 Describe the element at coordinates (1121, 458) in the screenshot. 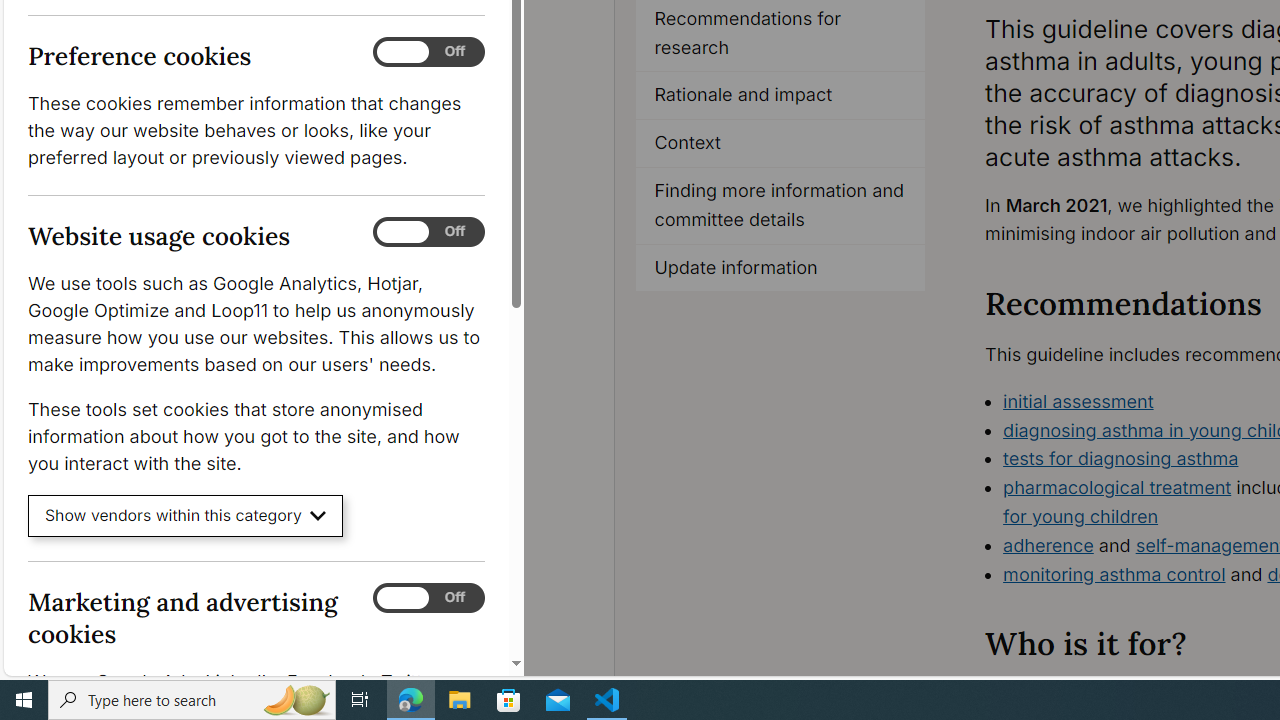

I see `'tests for diagnosing asthma'` at that location.